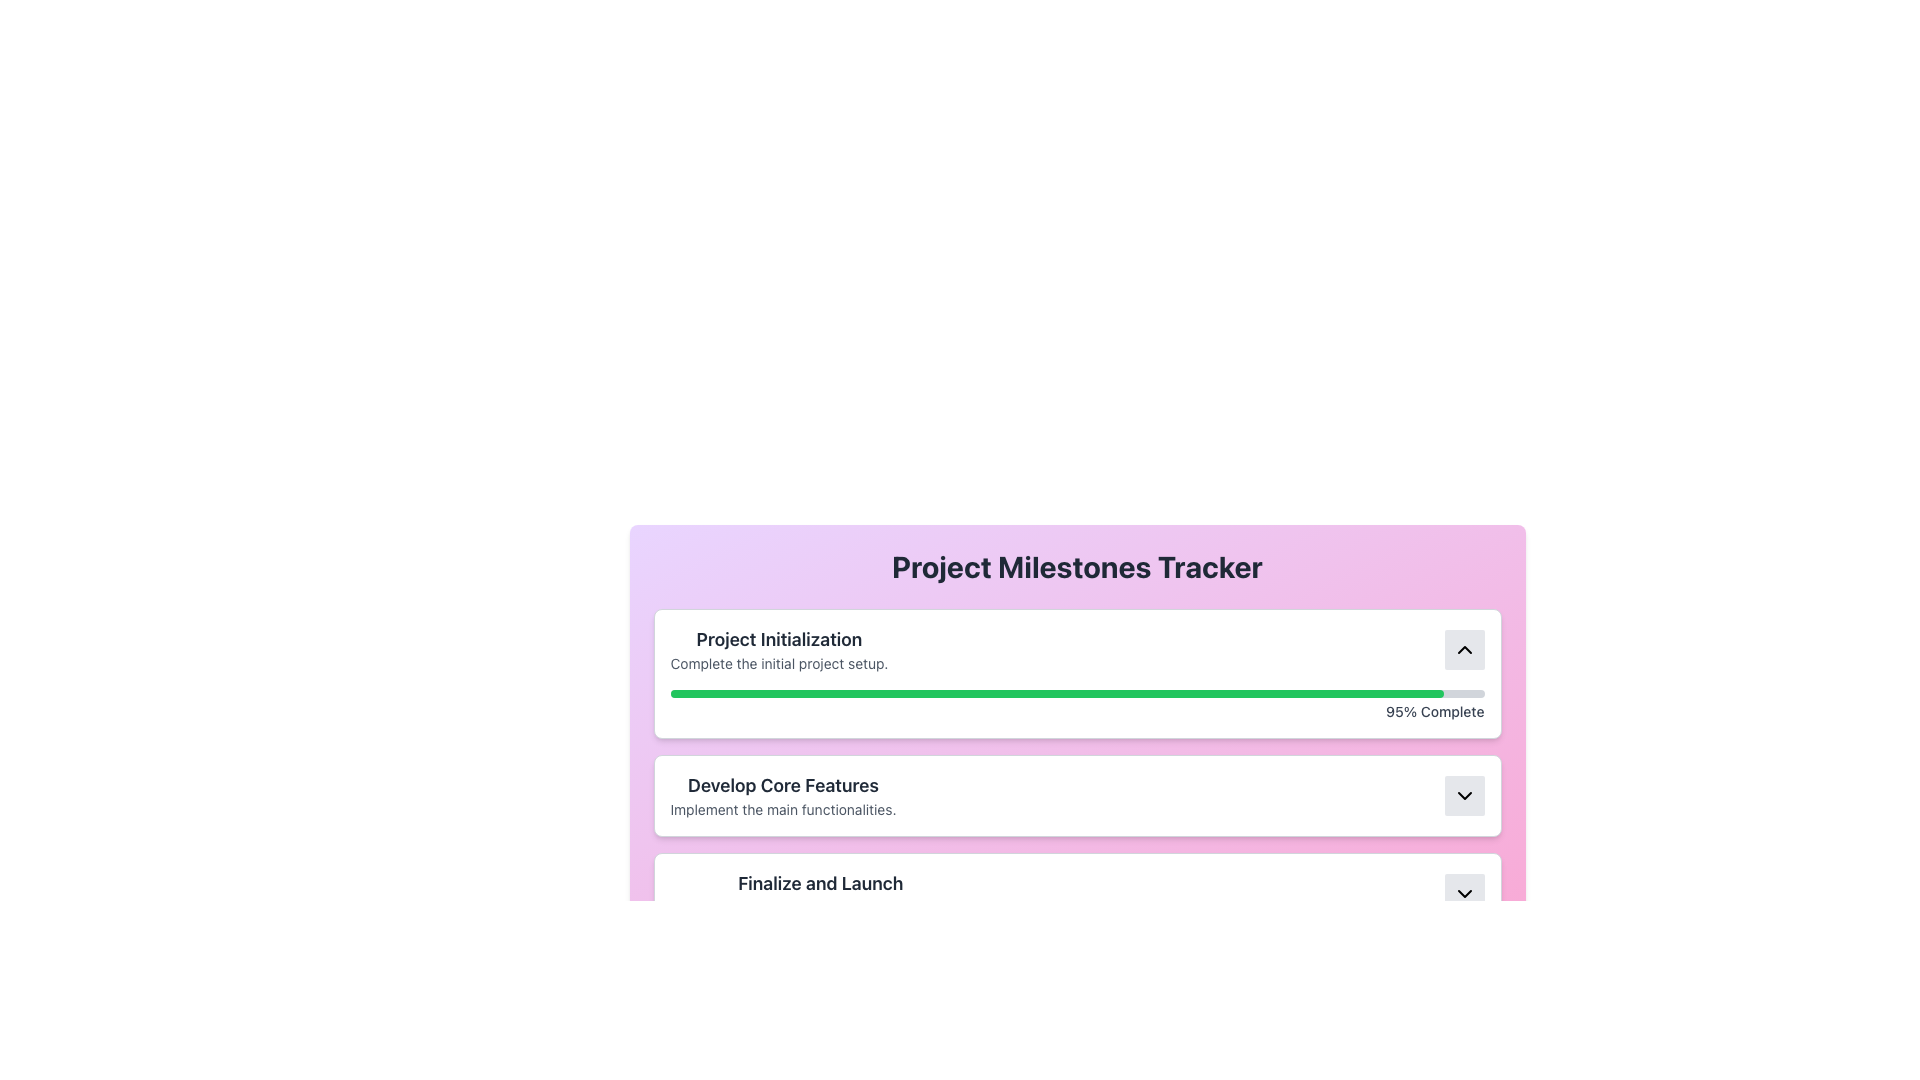  What do you see at coordinates (820, 882) in the screenshot?
I see `the text label reading 'Finalize and Launch', which is styled in a large, bold font in black on a pinkish background, located in the bottommost section of a task milestones list` at bounding box center [820, 882].